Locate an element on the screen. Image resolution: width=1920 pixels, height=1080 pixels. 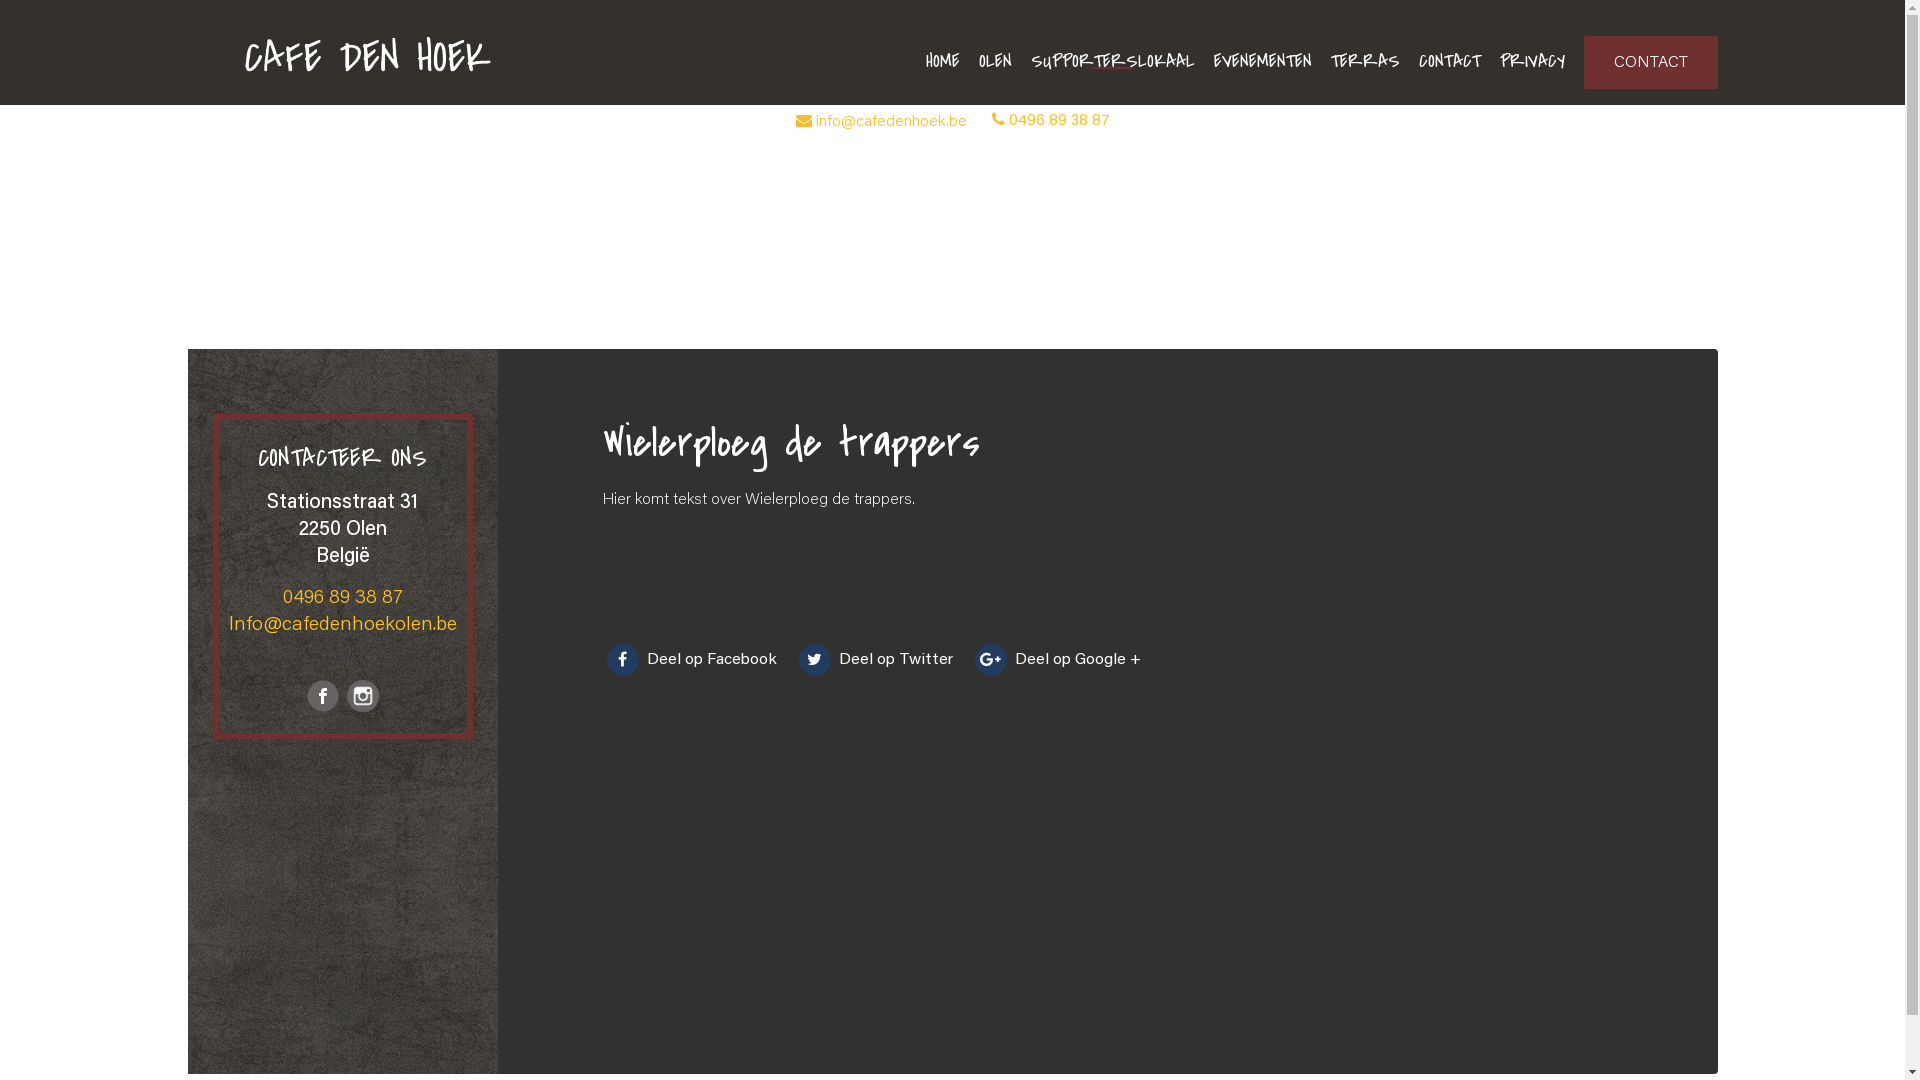
'OLEN' is located at coordinates (994, 60).